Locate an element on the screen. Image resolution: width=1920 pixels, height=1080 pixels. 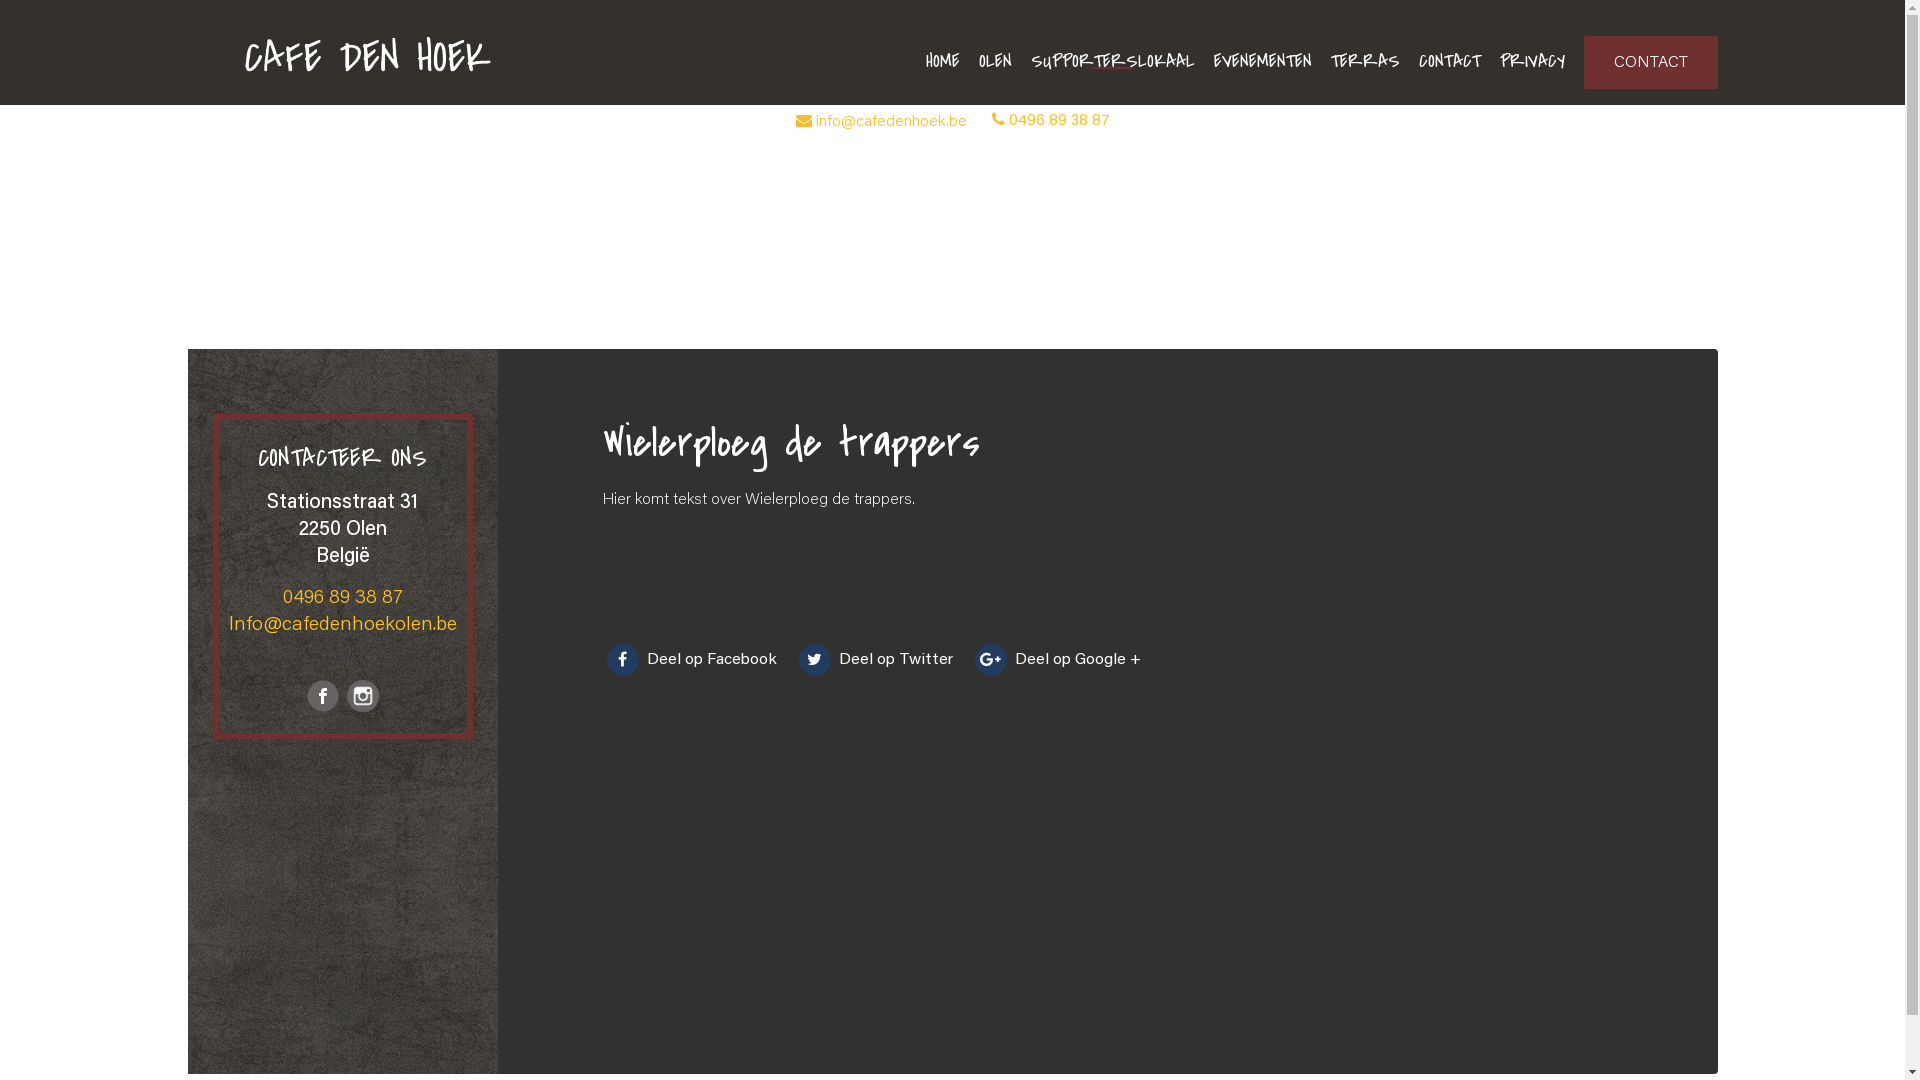
'OLEN' is located at coordinates (994, 60).